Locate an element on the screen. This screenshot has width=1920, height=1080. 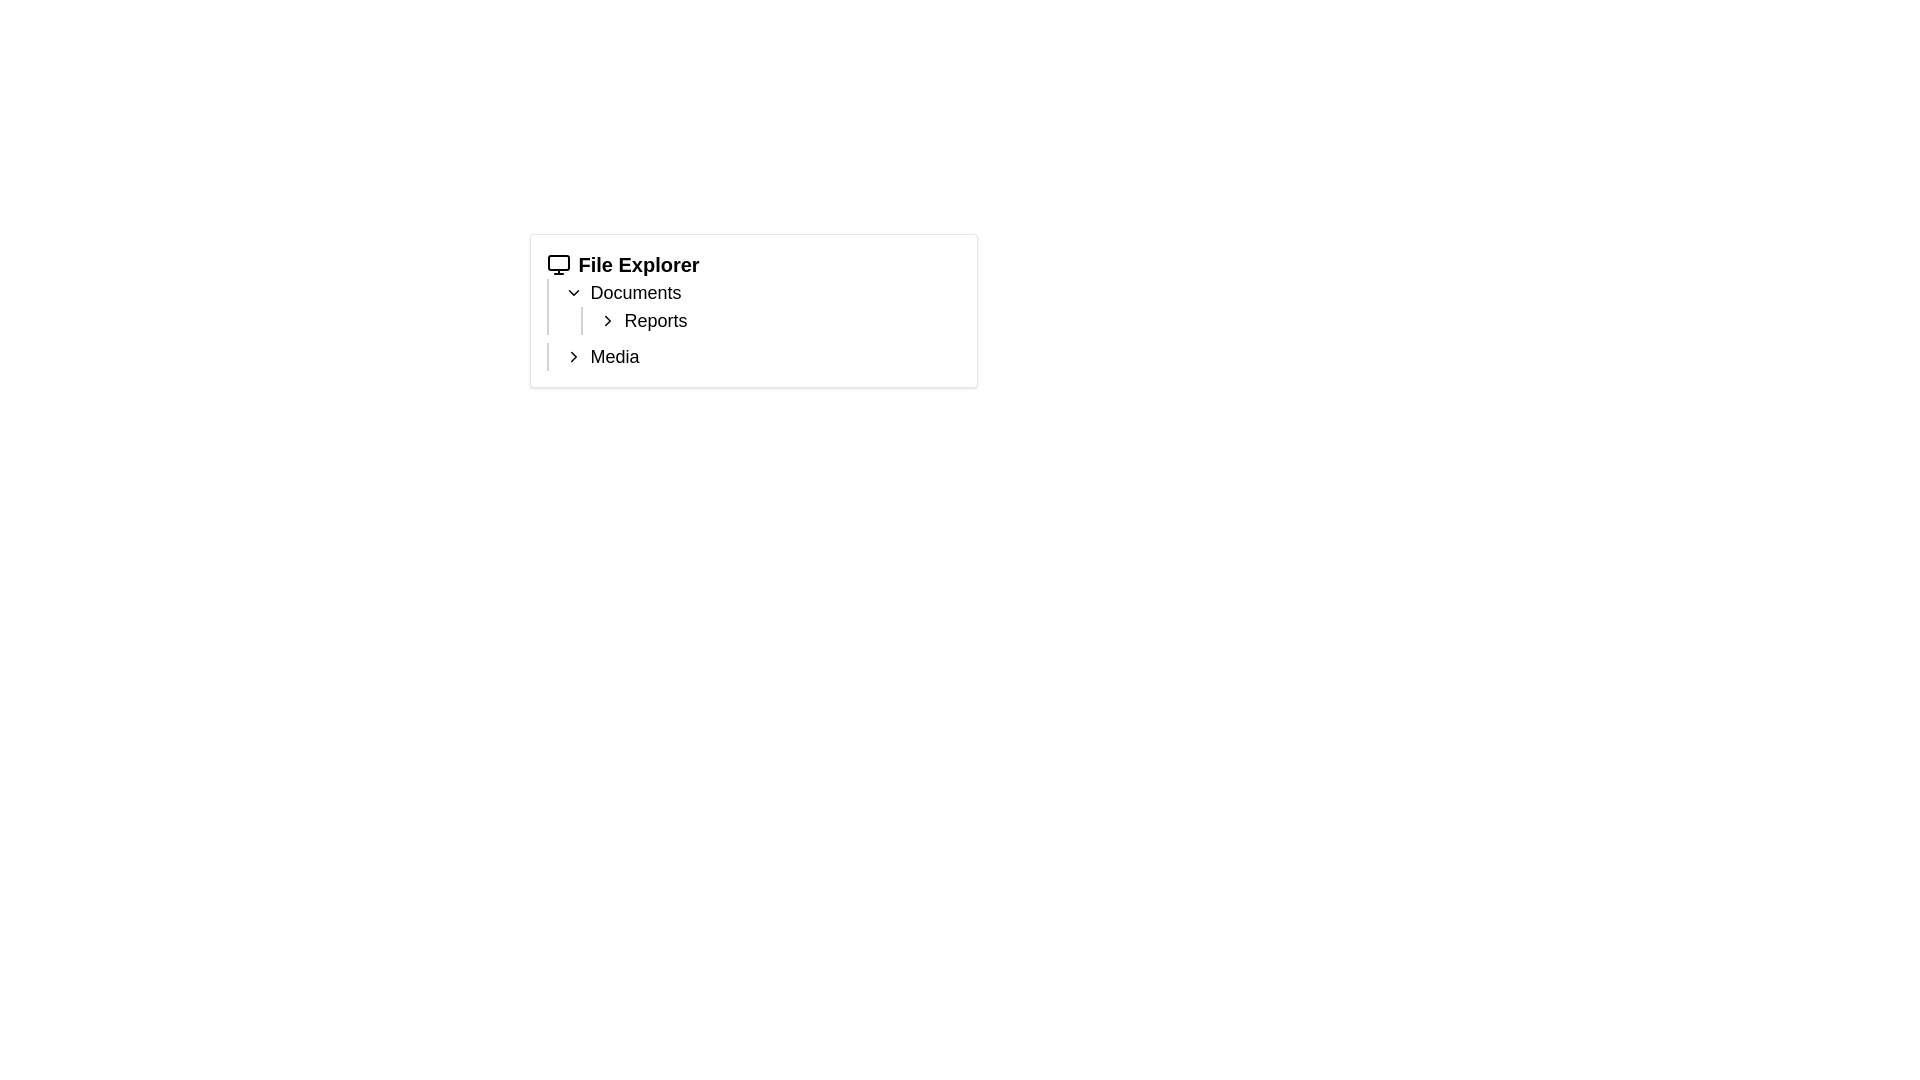
the 'Reports' component within the Navigational section of the 'File Explorer' is located at coordinates (752, 323).